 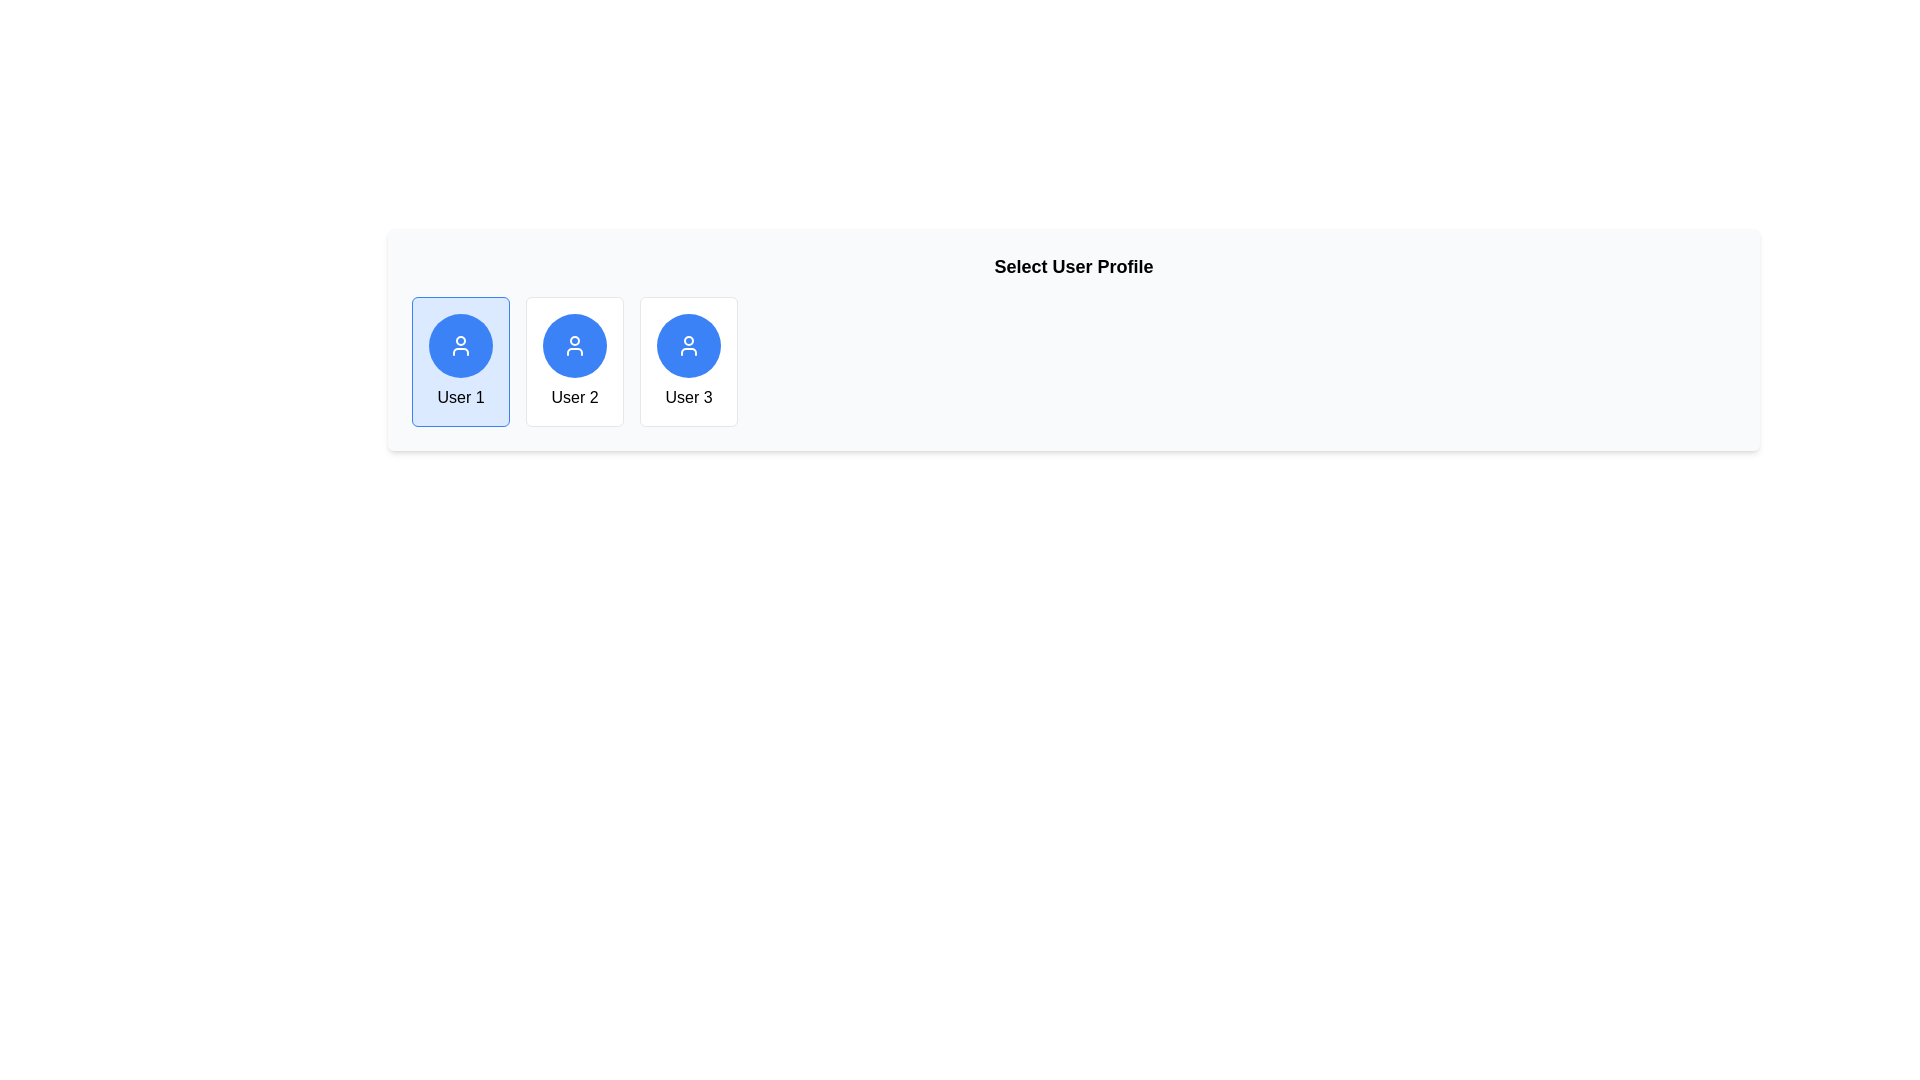 I want to click on the 'User 2' profile icon, which is the second circular icon in a horizontal list of three icons, located above the label 'User 2', so click(x=574, y=345).